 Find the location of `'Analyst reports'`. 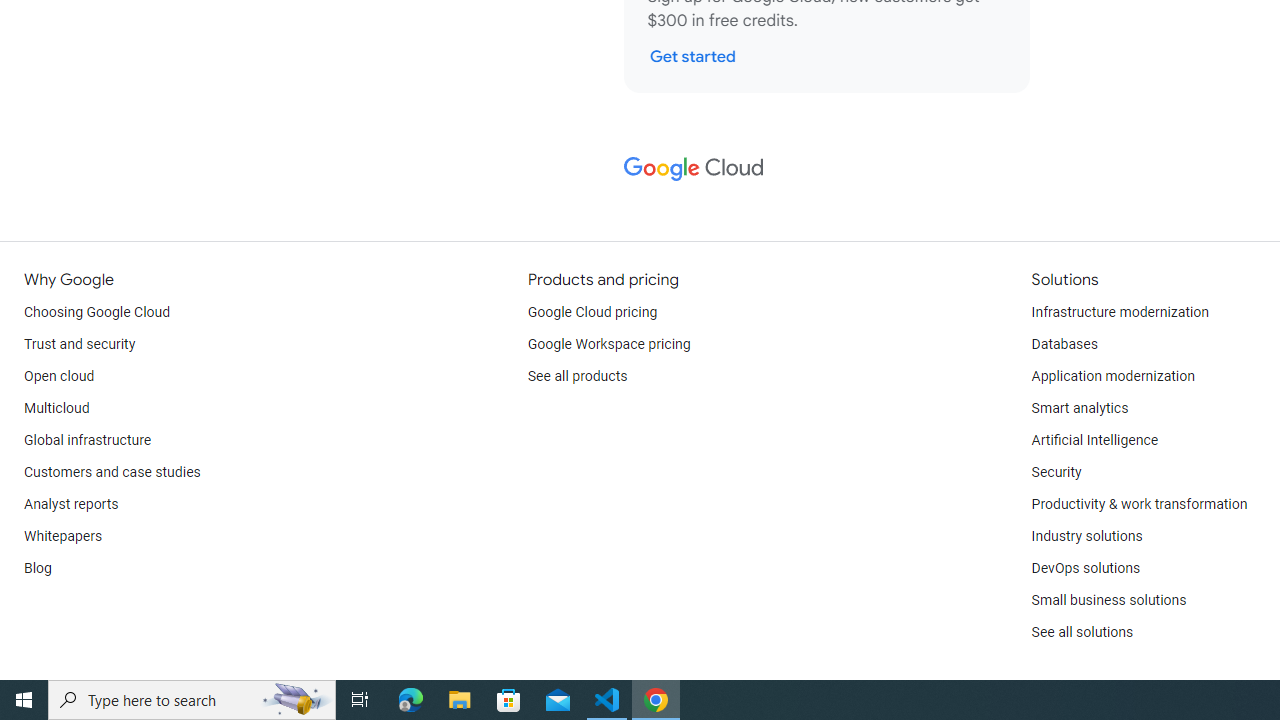

'Analyst reports' is located at coordinates (71, 504).